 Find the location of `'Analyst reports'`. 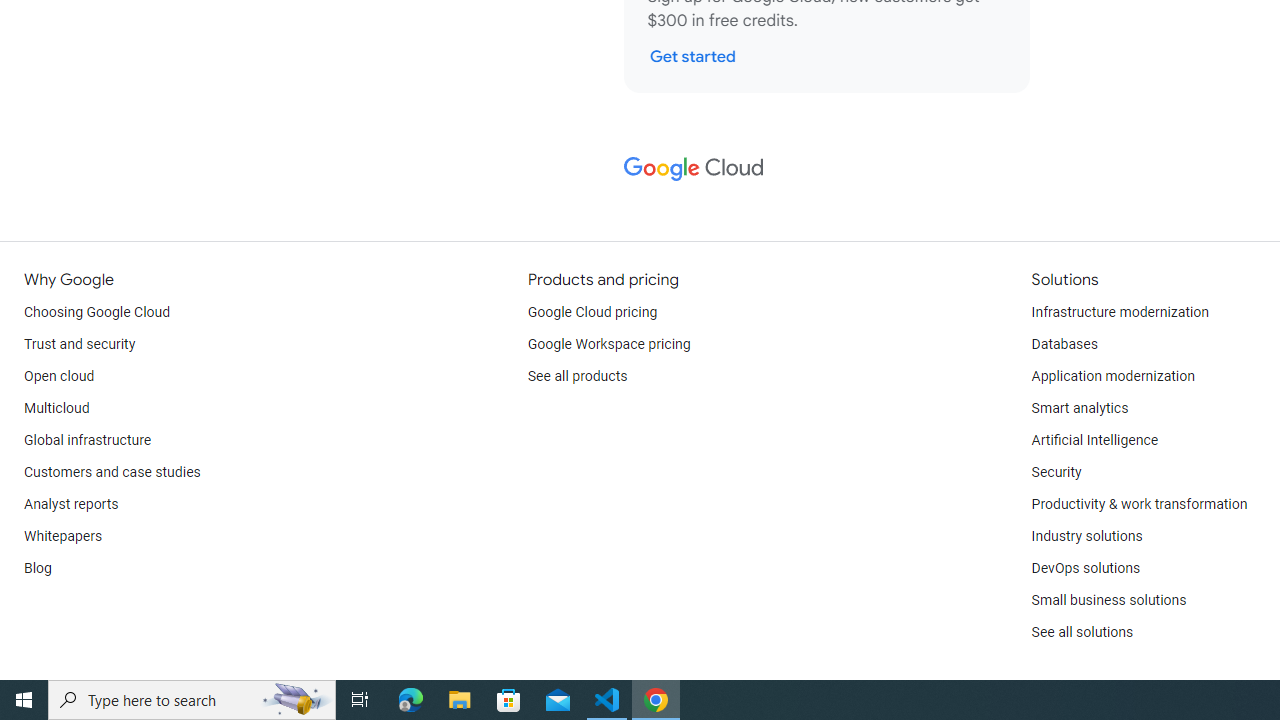

'Analyst reports' is located at coordinates (71, 504).